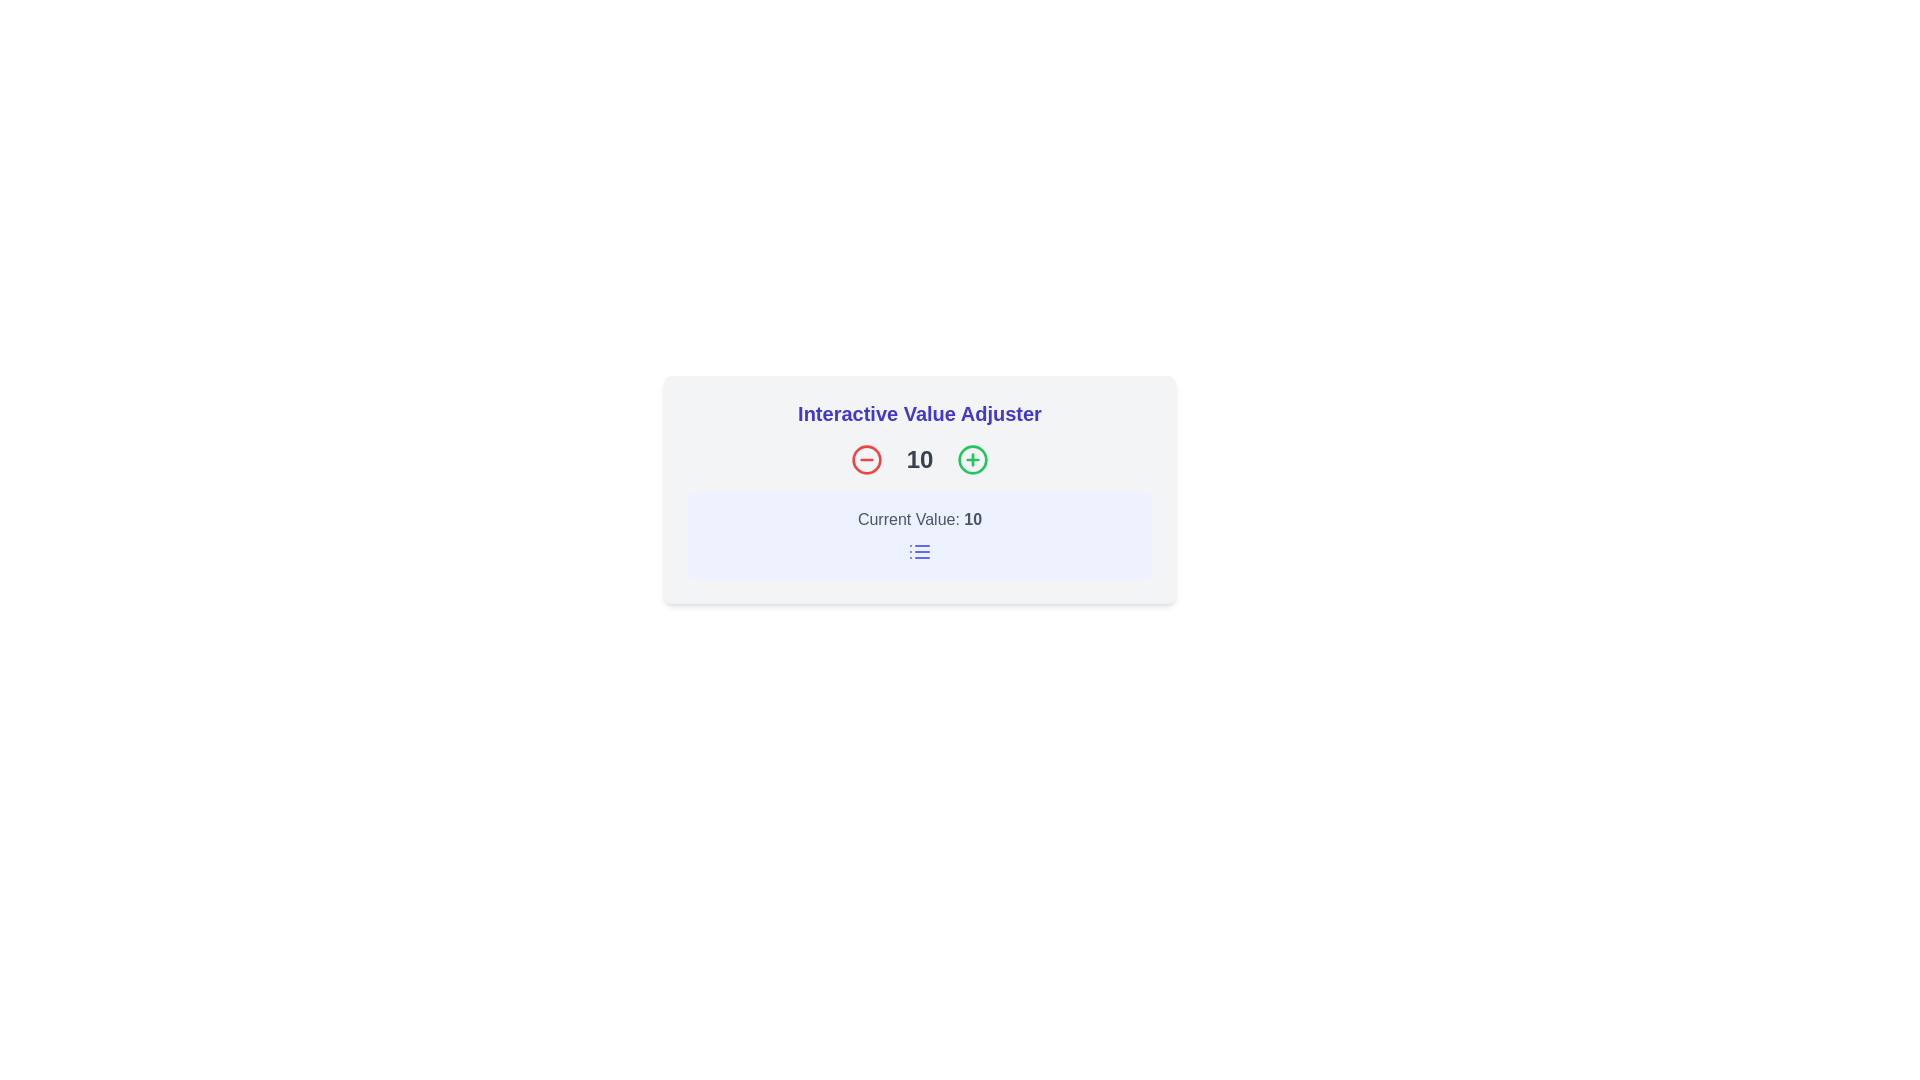  I want to click on the Static text display that shows 'Current Value: 10', which is centrally positioned in a card-like component with a light indigo background, located between a numeric display and a list icon, so click(919, 519).